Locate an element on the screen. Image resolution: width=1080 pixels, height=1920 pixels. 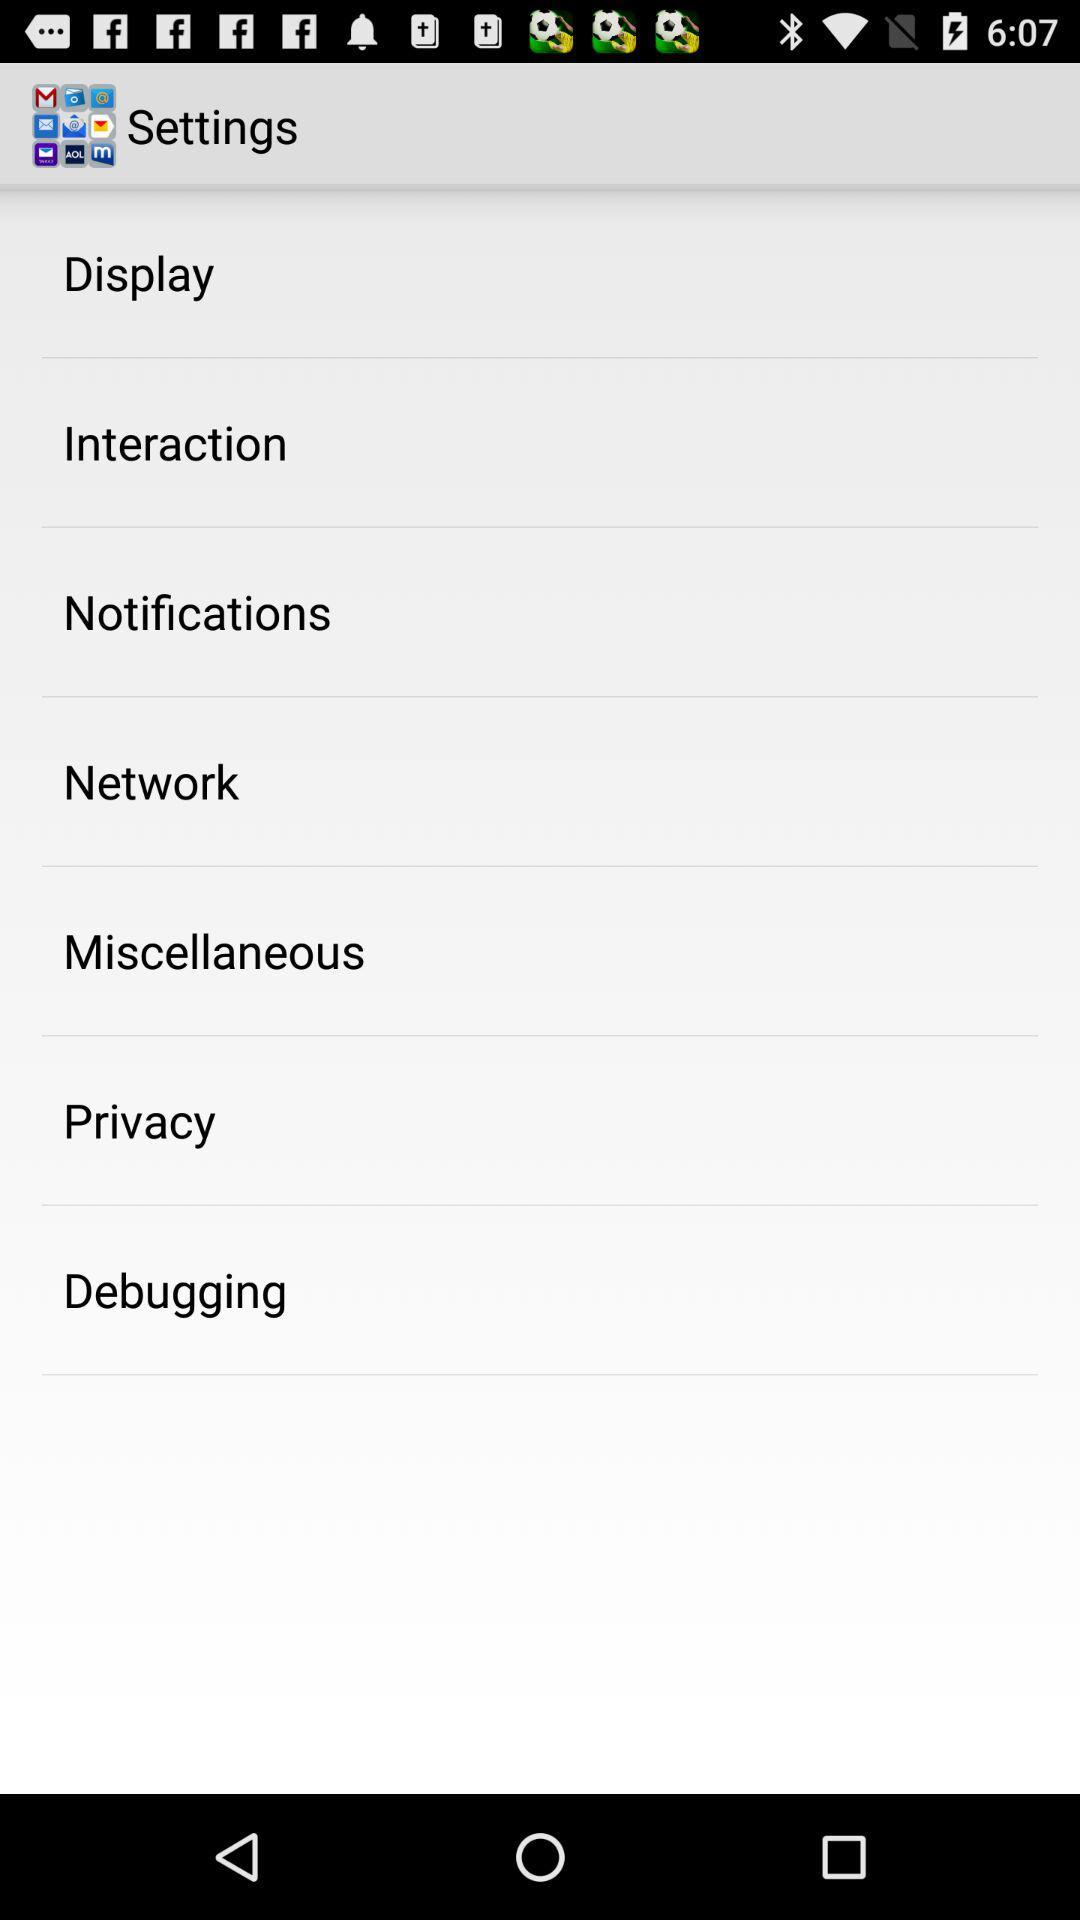
notifications icon is located at coordinates (197, 610).